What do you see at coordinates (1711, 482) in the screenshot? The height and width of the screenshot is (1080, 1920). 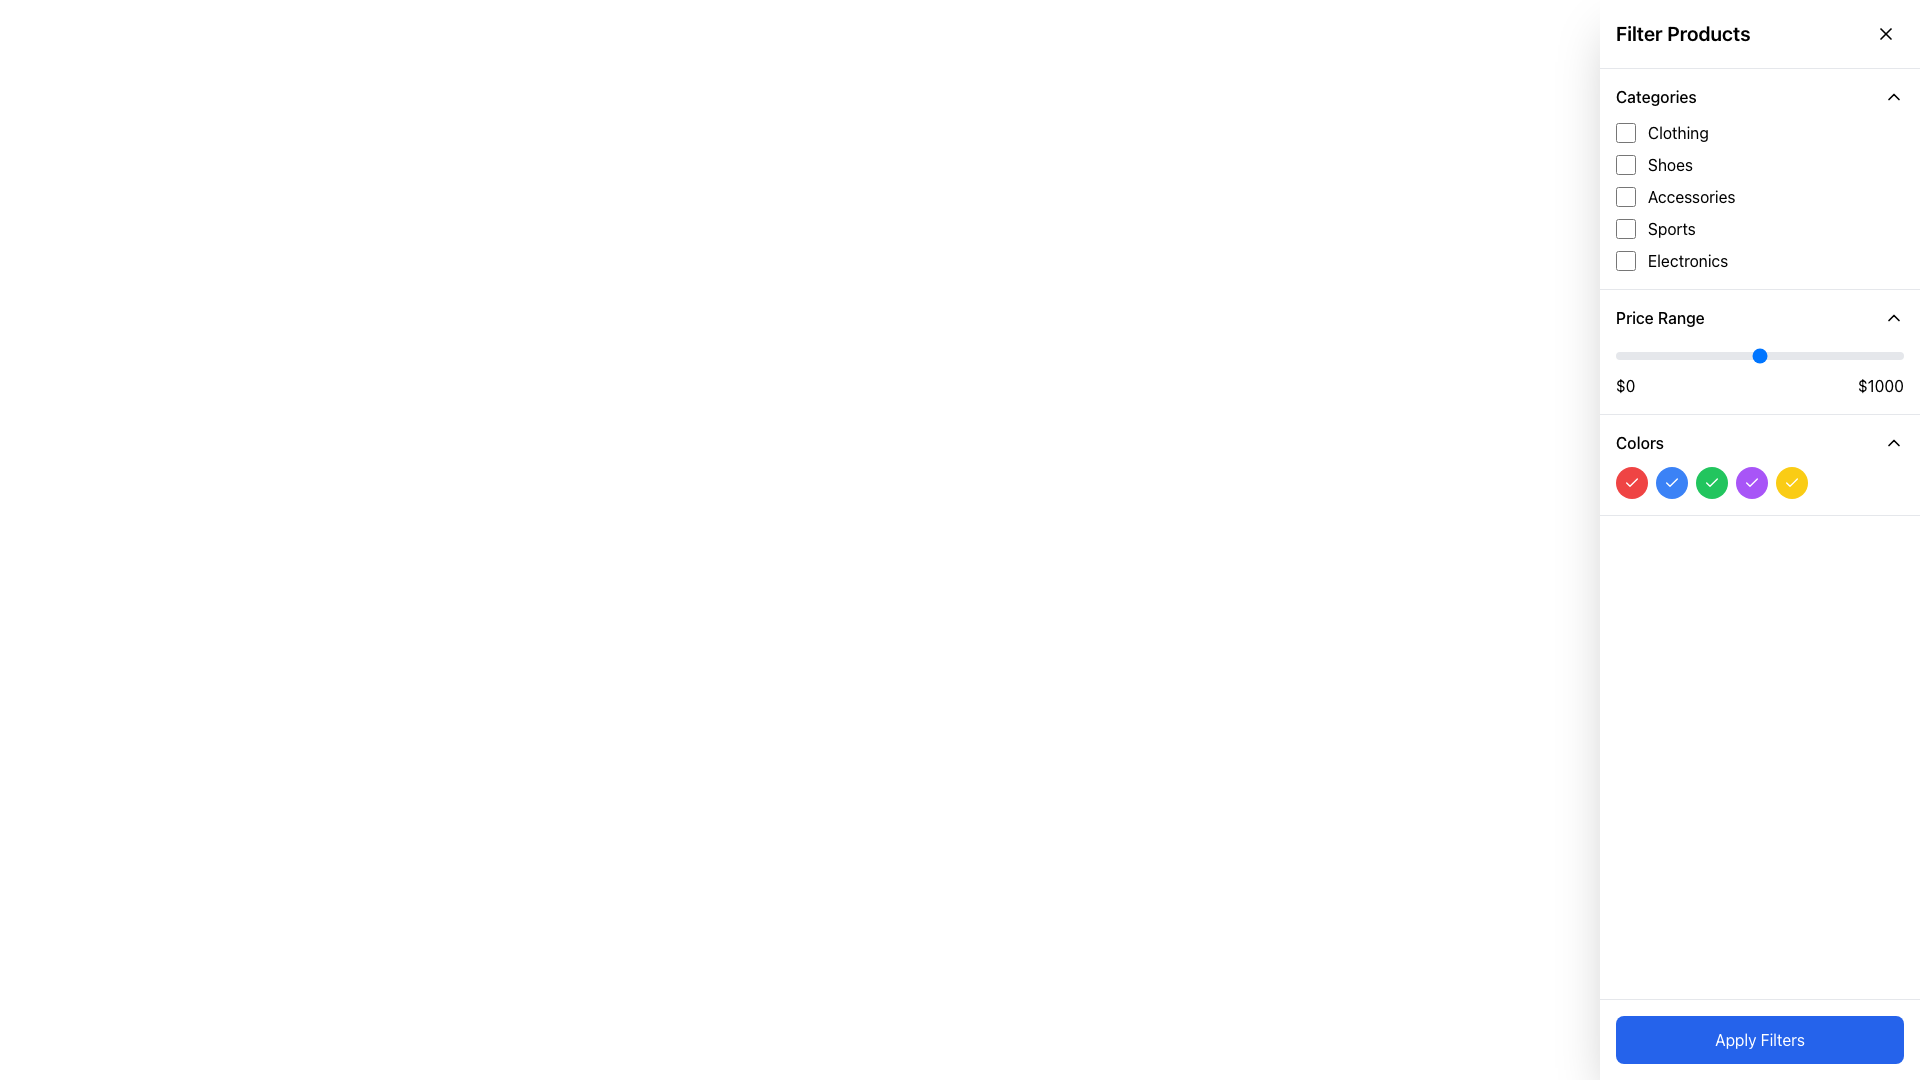 I see `the green circular button with the color filter option, which contains a checkmark indicating that the green color filter is currently selected` at bounding box center [1711, 482].